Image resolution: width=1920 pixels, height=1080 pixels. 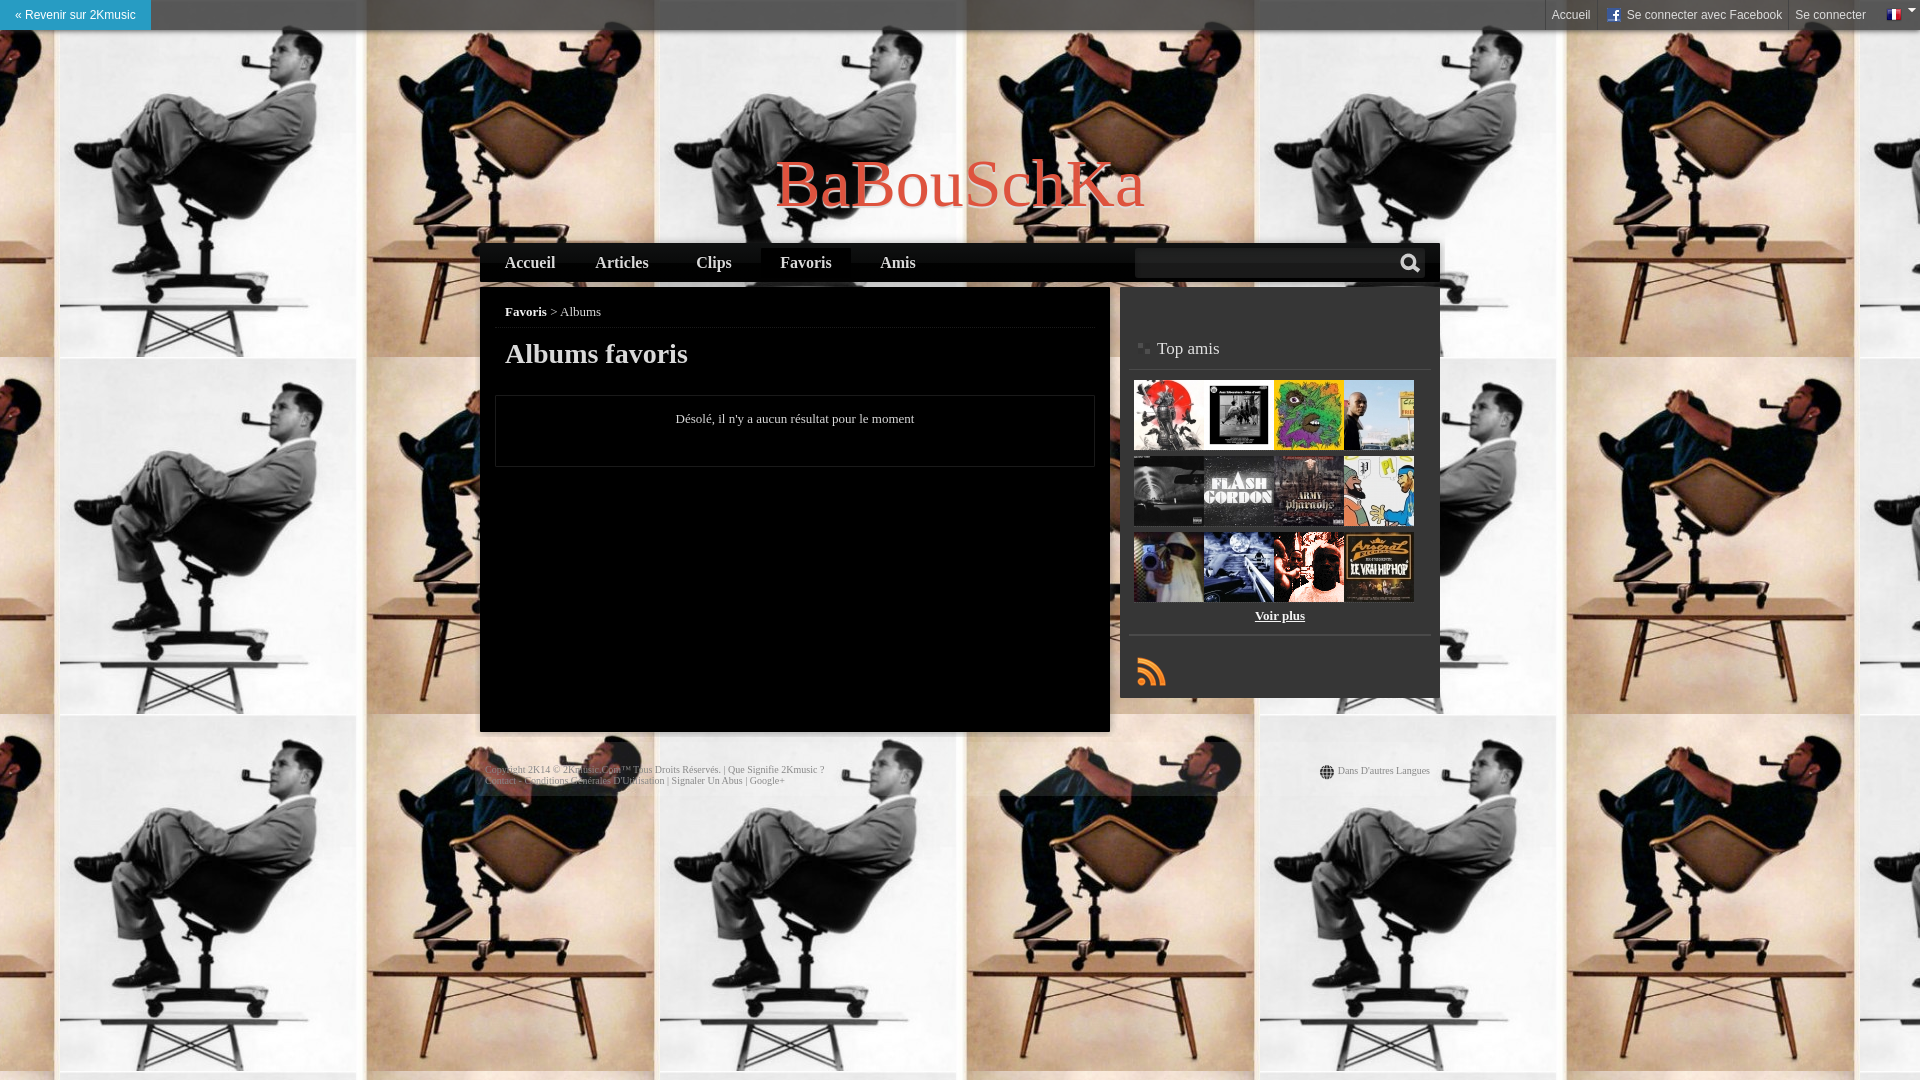 What do you see at coordinates (1382, 769) in the screenshot?
I see `'Dans D'Autres Langues'` at bounding box center [1382, 769].